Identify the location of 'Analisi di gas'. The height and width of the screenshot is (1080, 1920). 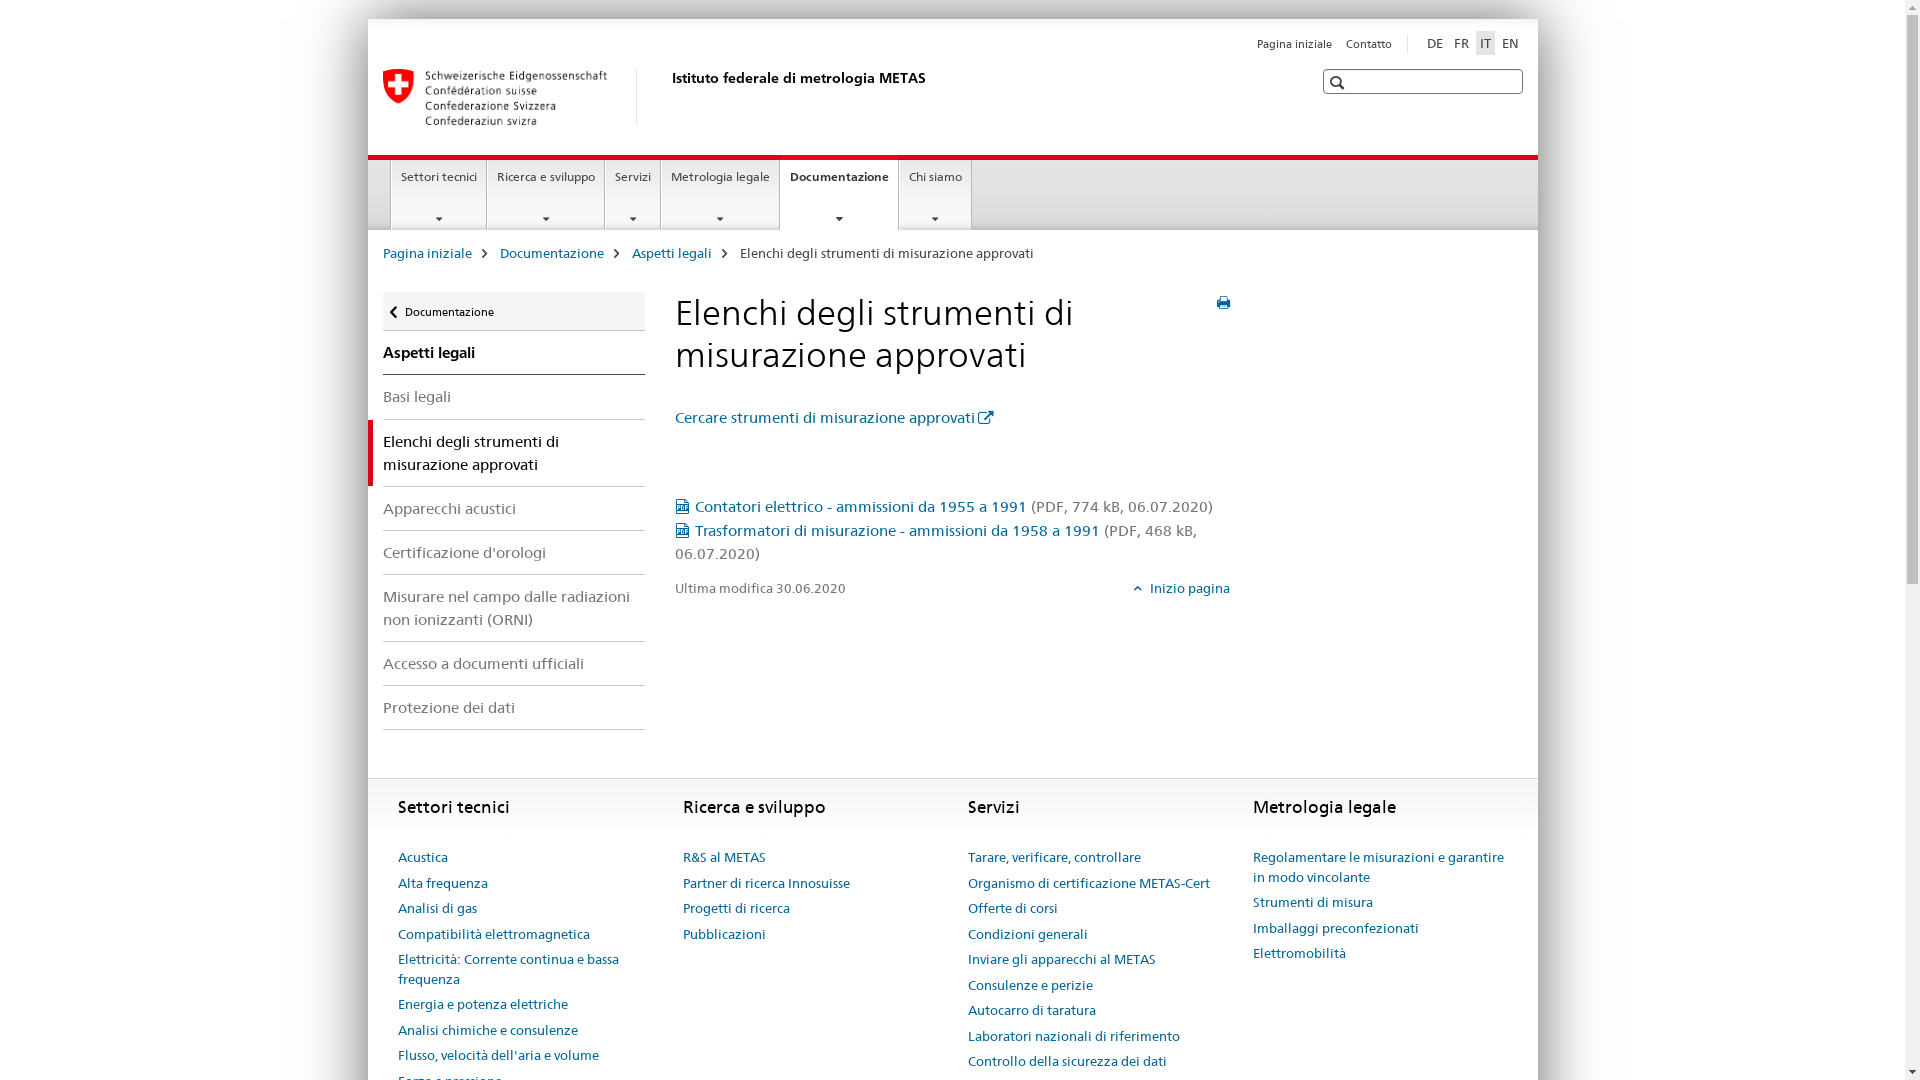
(436, 909).